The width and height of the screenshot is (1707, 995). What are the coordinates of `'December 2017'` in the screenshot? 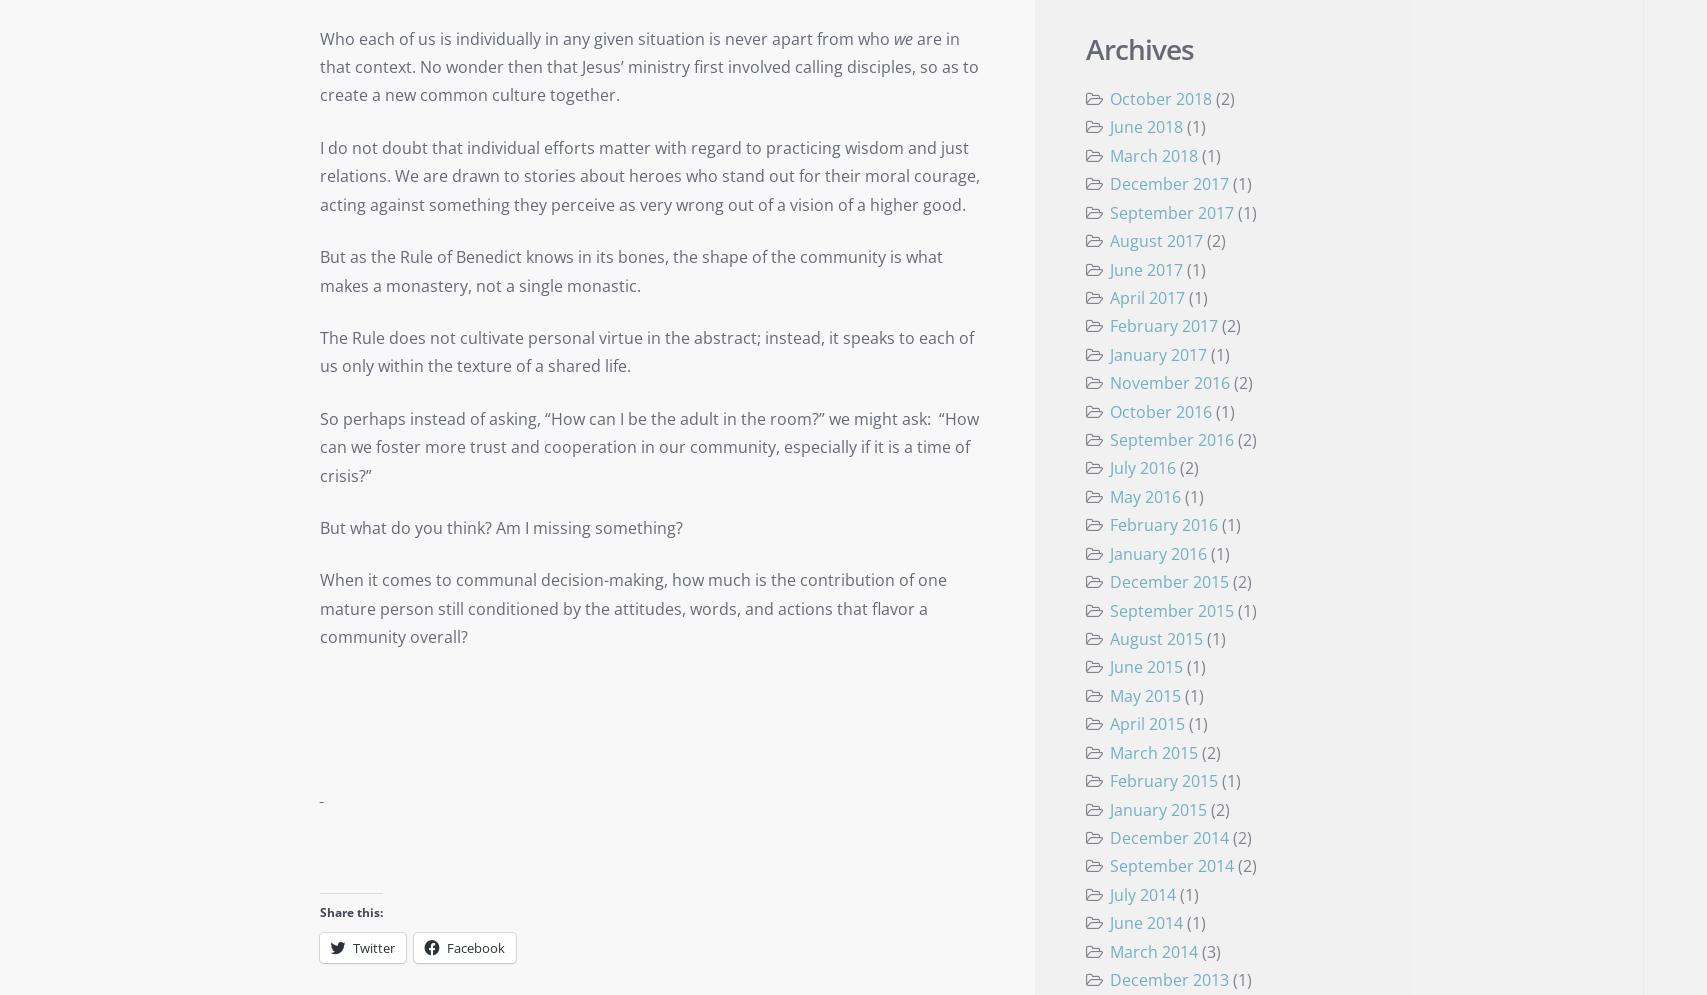 It's located at (1167, 183).